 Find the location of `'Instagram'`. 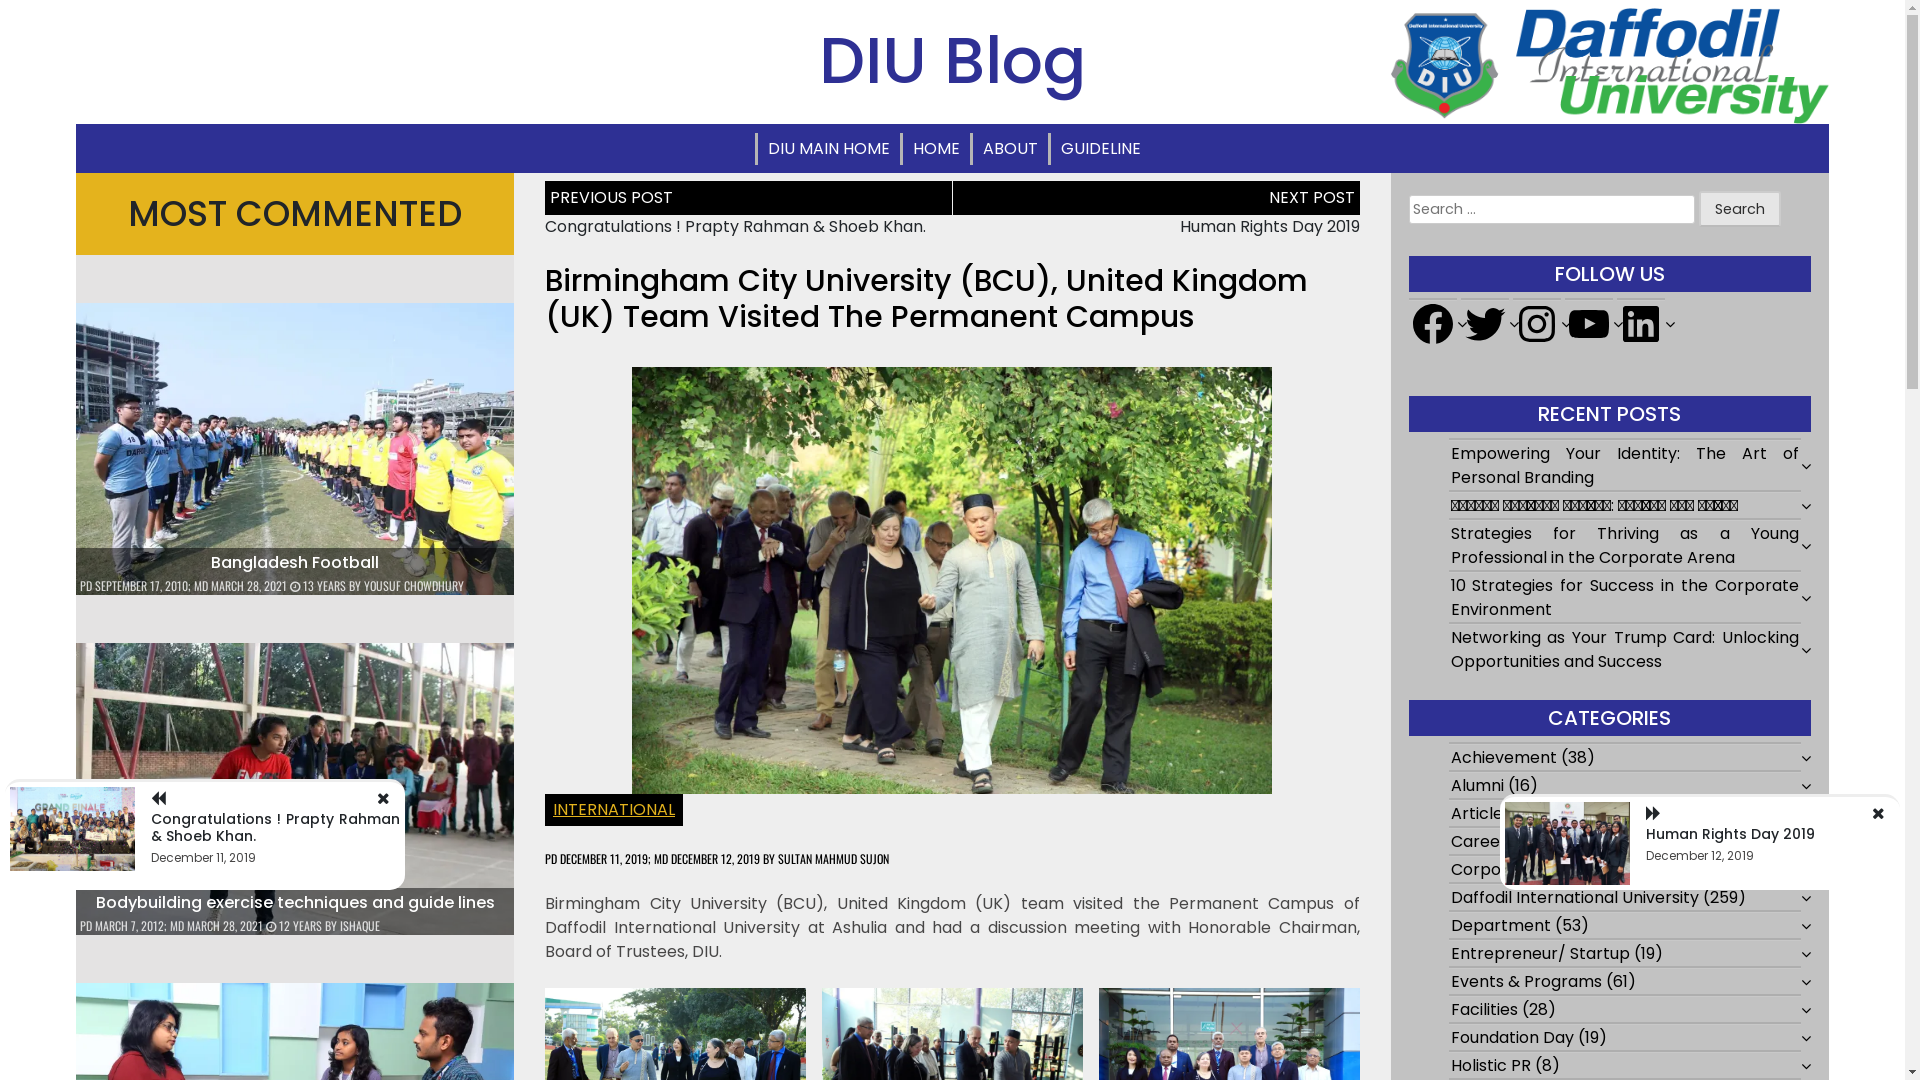

'Instagram' is located at coordinates (1535, 323).